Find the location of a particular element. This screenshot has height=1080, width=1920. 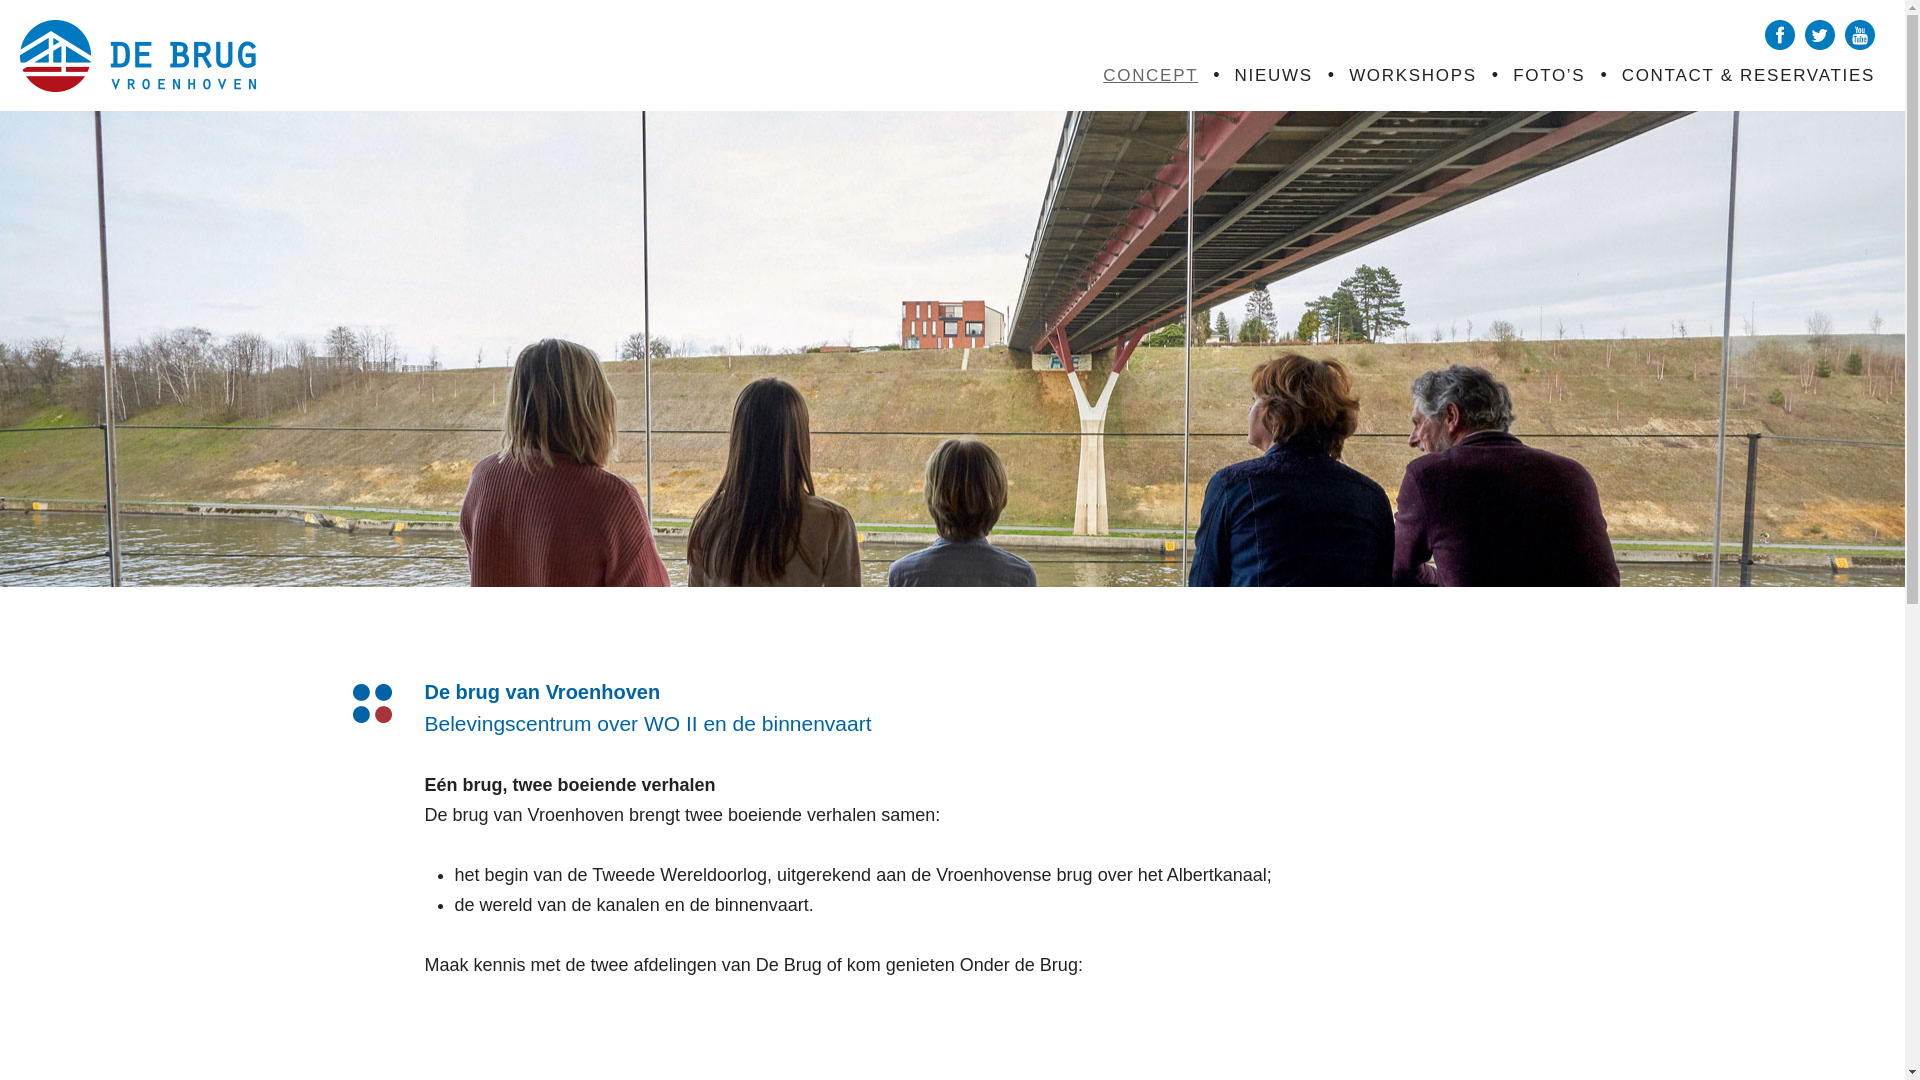

'Facebook' is located at coordinates (1780, 34).